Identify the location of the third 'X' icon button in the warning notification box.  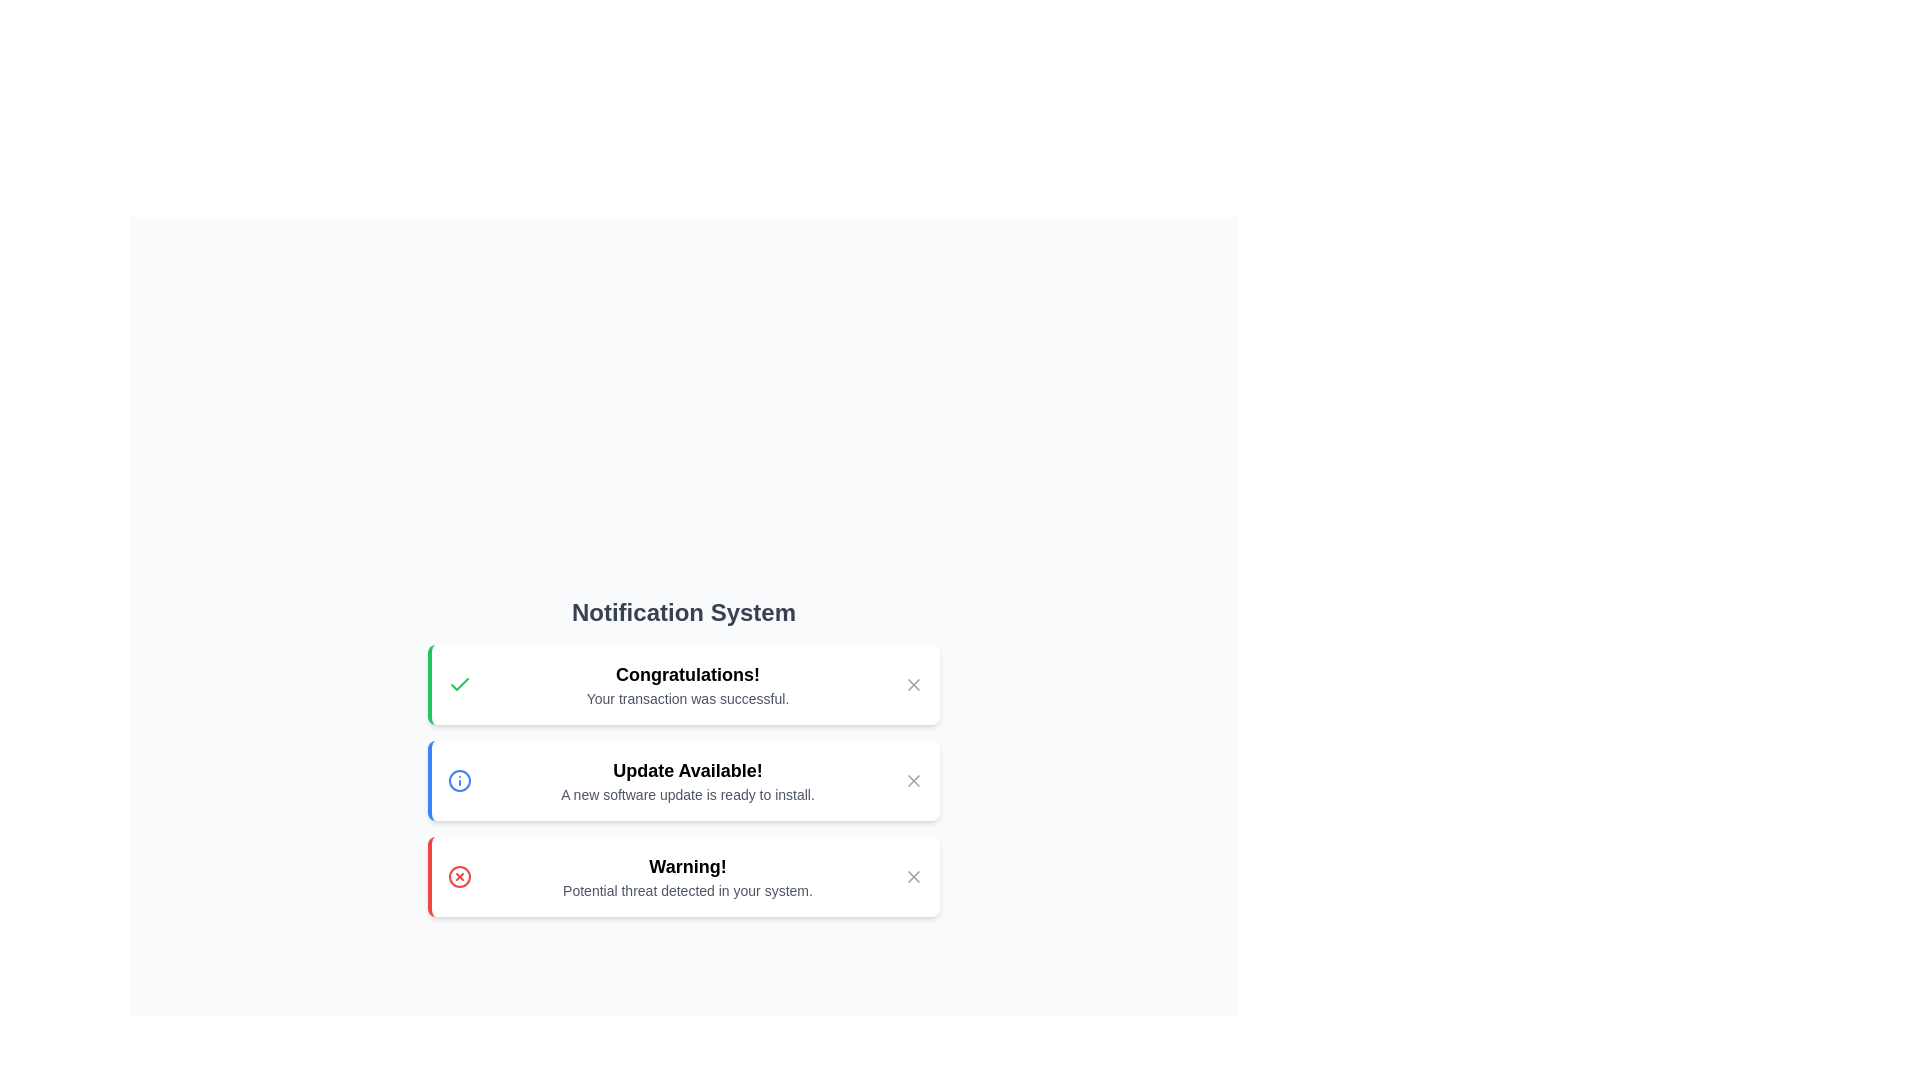
(912, 875).